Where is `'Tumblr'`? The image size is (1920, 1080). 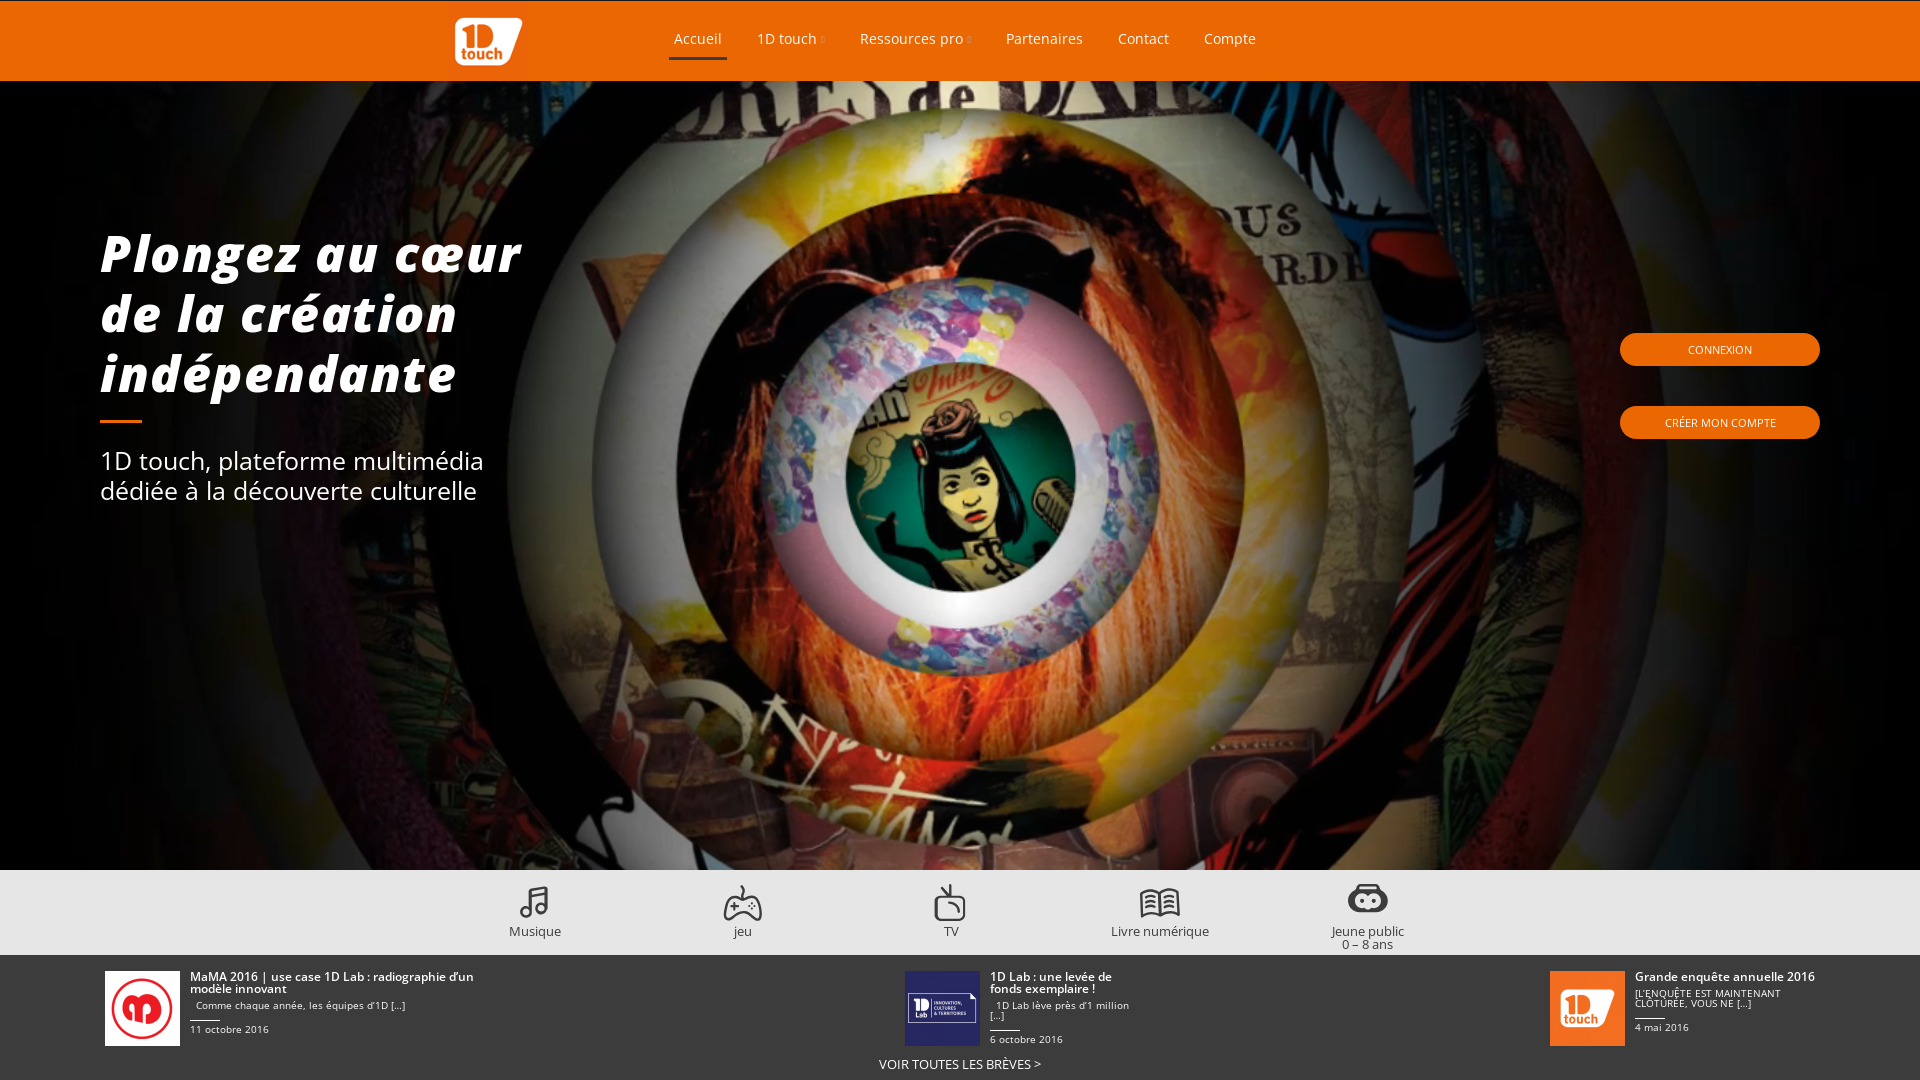 'Tumblr' is located at coordinates (1451, 38).